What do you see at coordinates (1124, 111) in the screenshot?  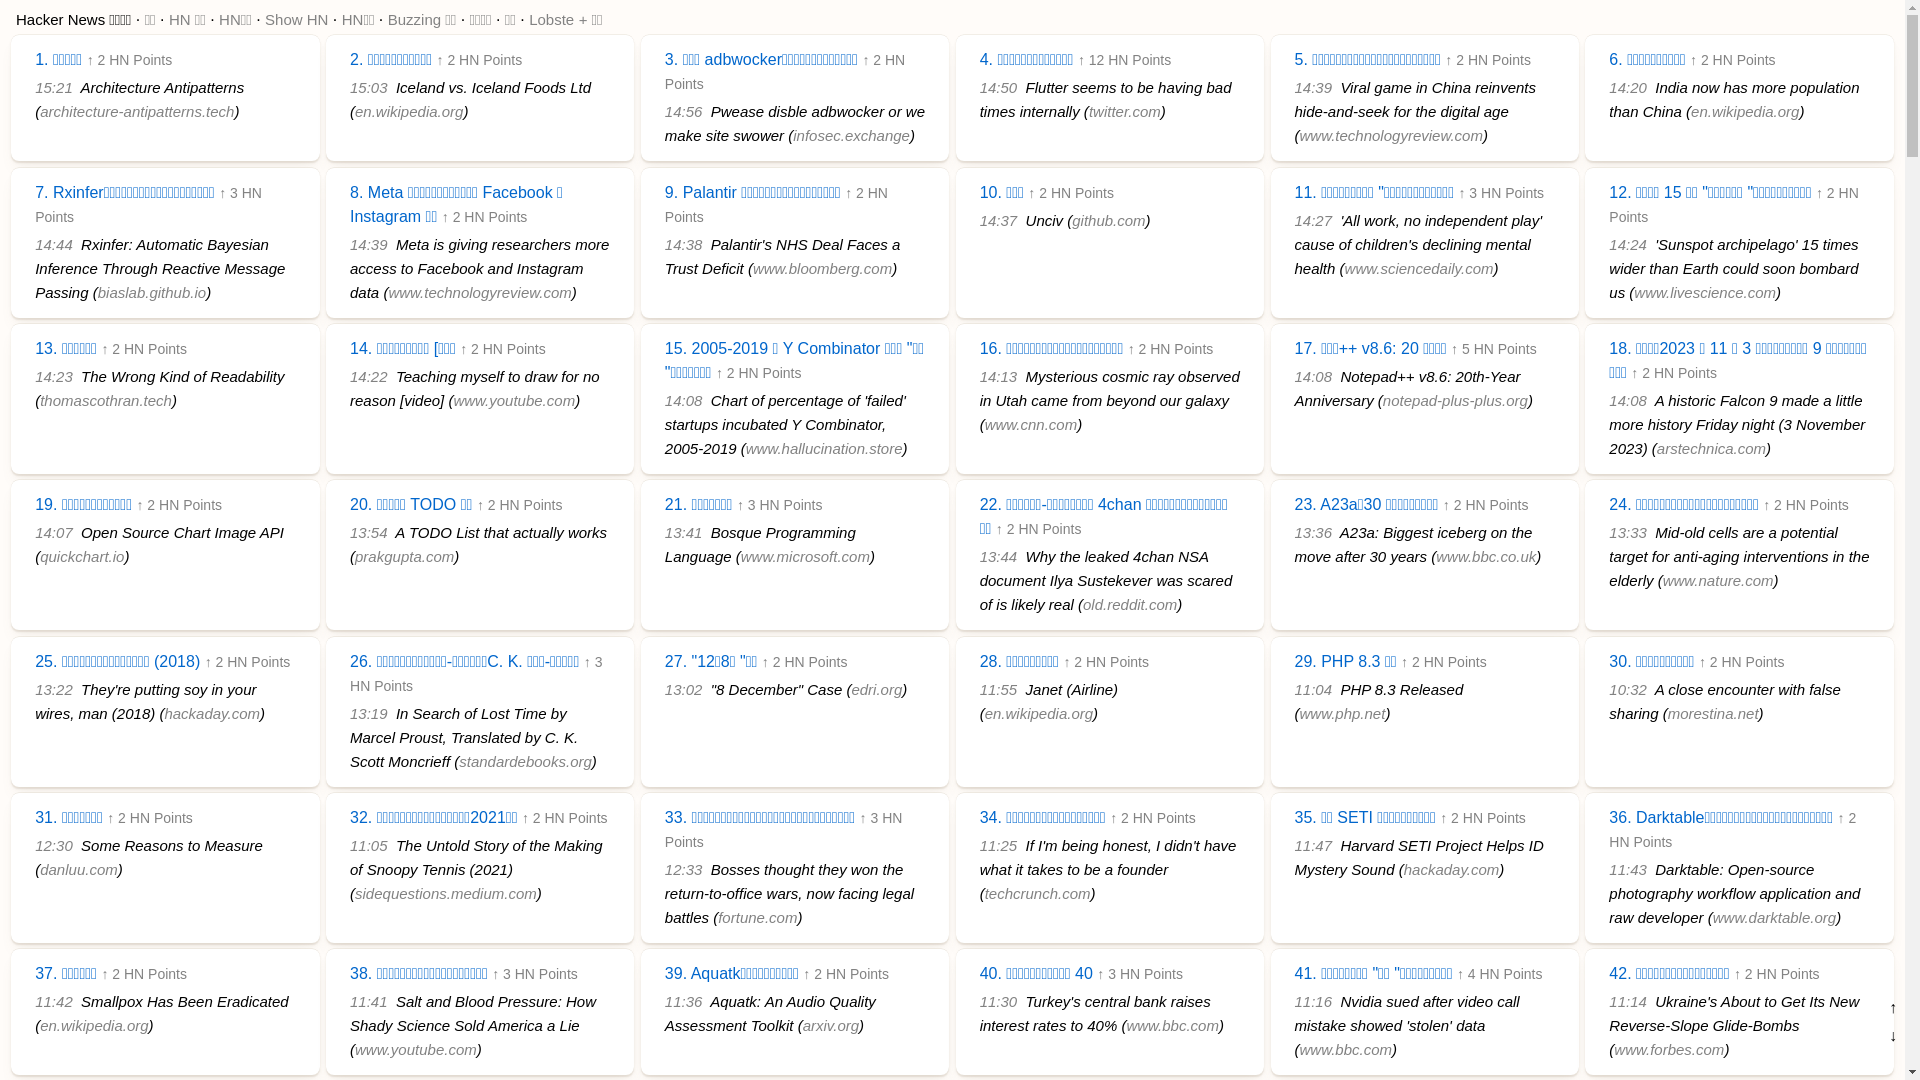 I see `'twitter.com'` at bounding box center [1124, 111].